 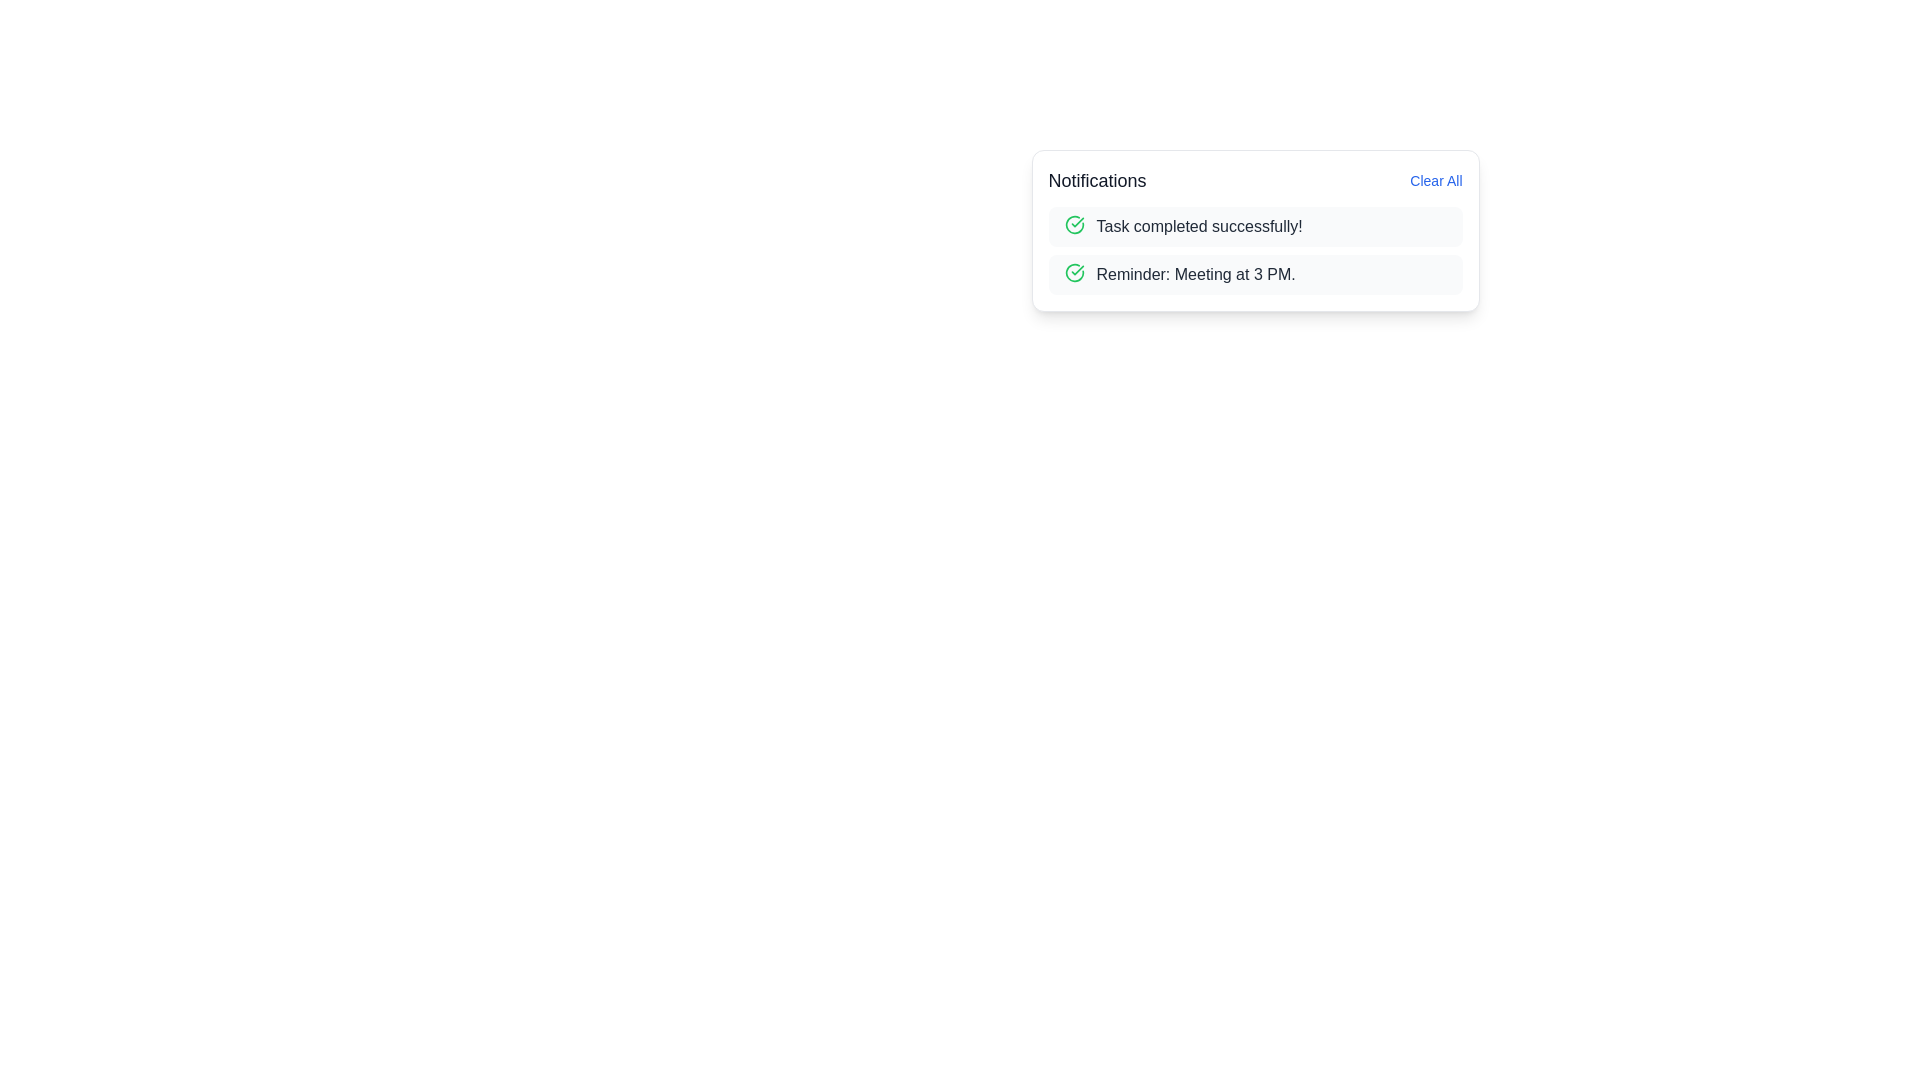 What do you see at coordinates (1073, 224) in the screenshot?
I see `the success icon located in the first notification titled 'Task completed successfully!' to indicate visual feedback for task completion` at bounding box center [1073, 224].